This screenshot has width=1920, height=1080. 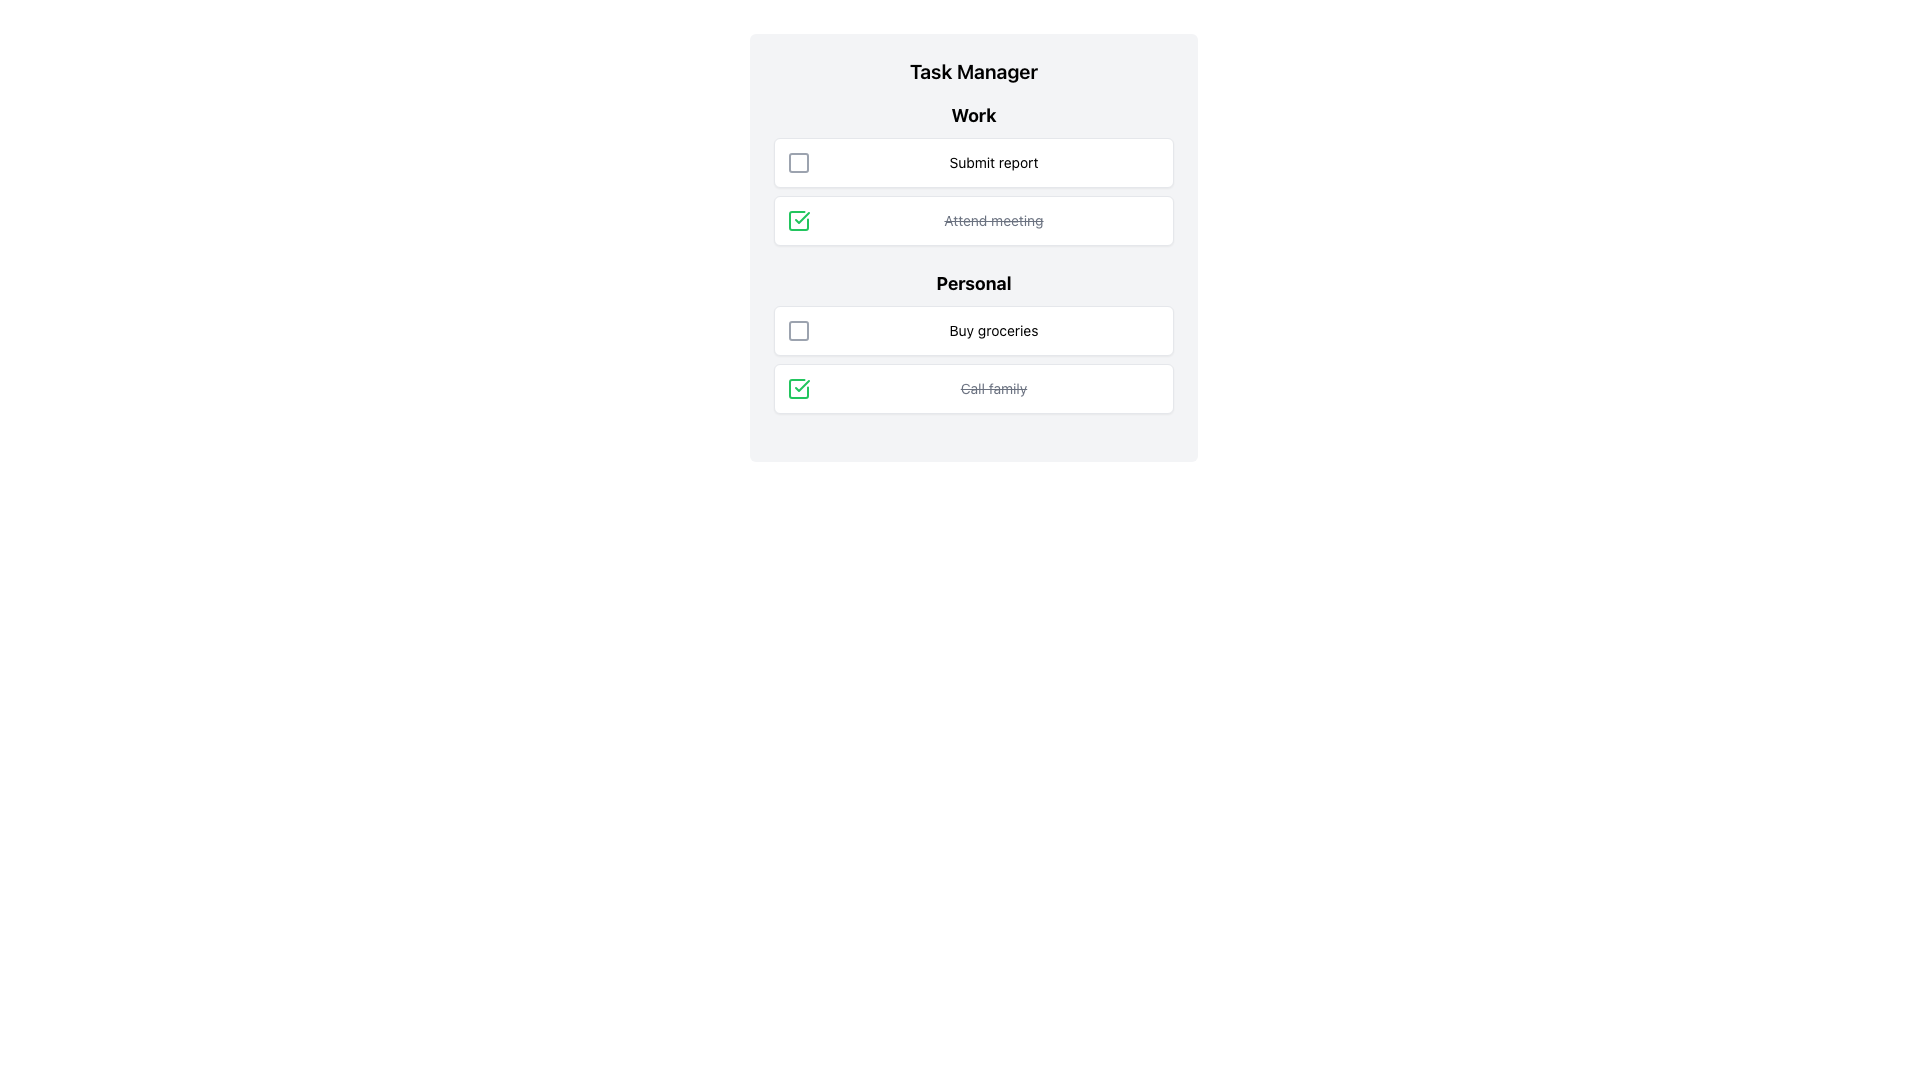 I want to click on the green check-marked square icon checkbox indicating task completion, located to the left of the 'Attend meeting' text, so click(x=797, y=220).